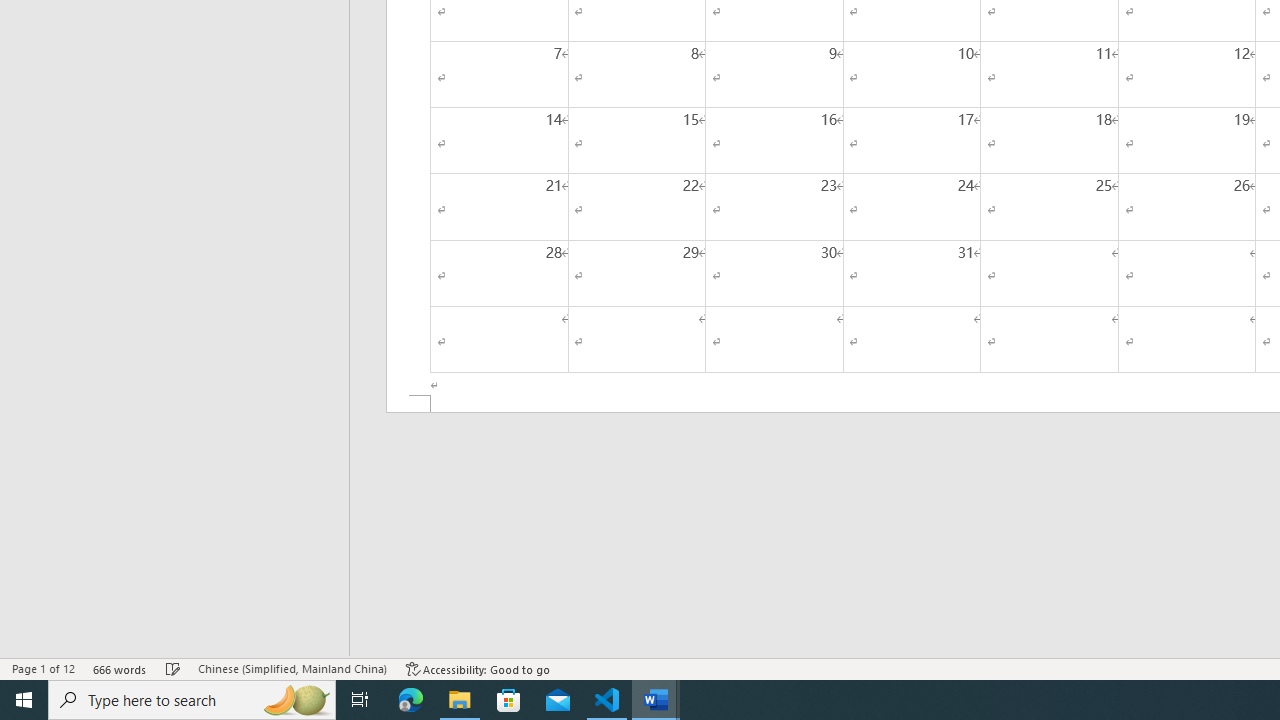 Image resolution: width=1280 pixels, height=720 pixels. Describe the element at coordinates (477, 669) in the screenshot. I see `'Accessibility Checker Accessibility: Good to go'` at that location.